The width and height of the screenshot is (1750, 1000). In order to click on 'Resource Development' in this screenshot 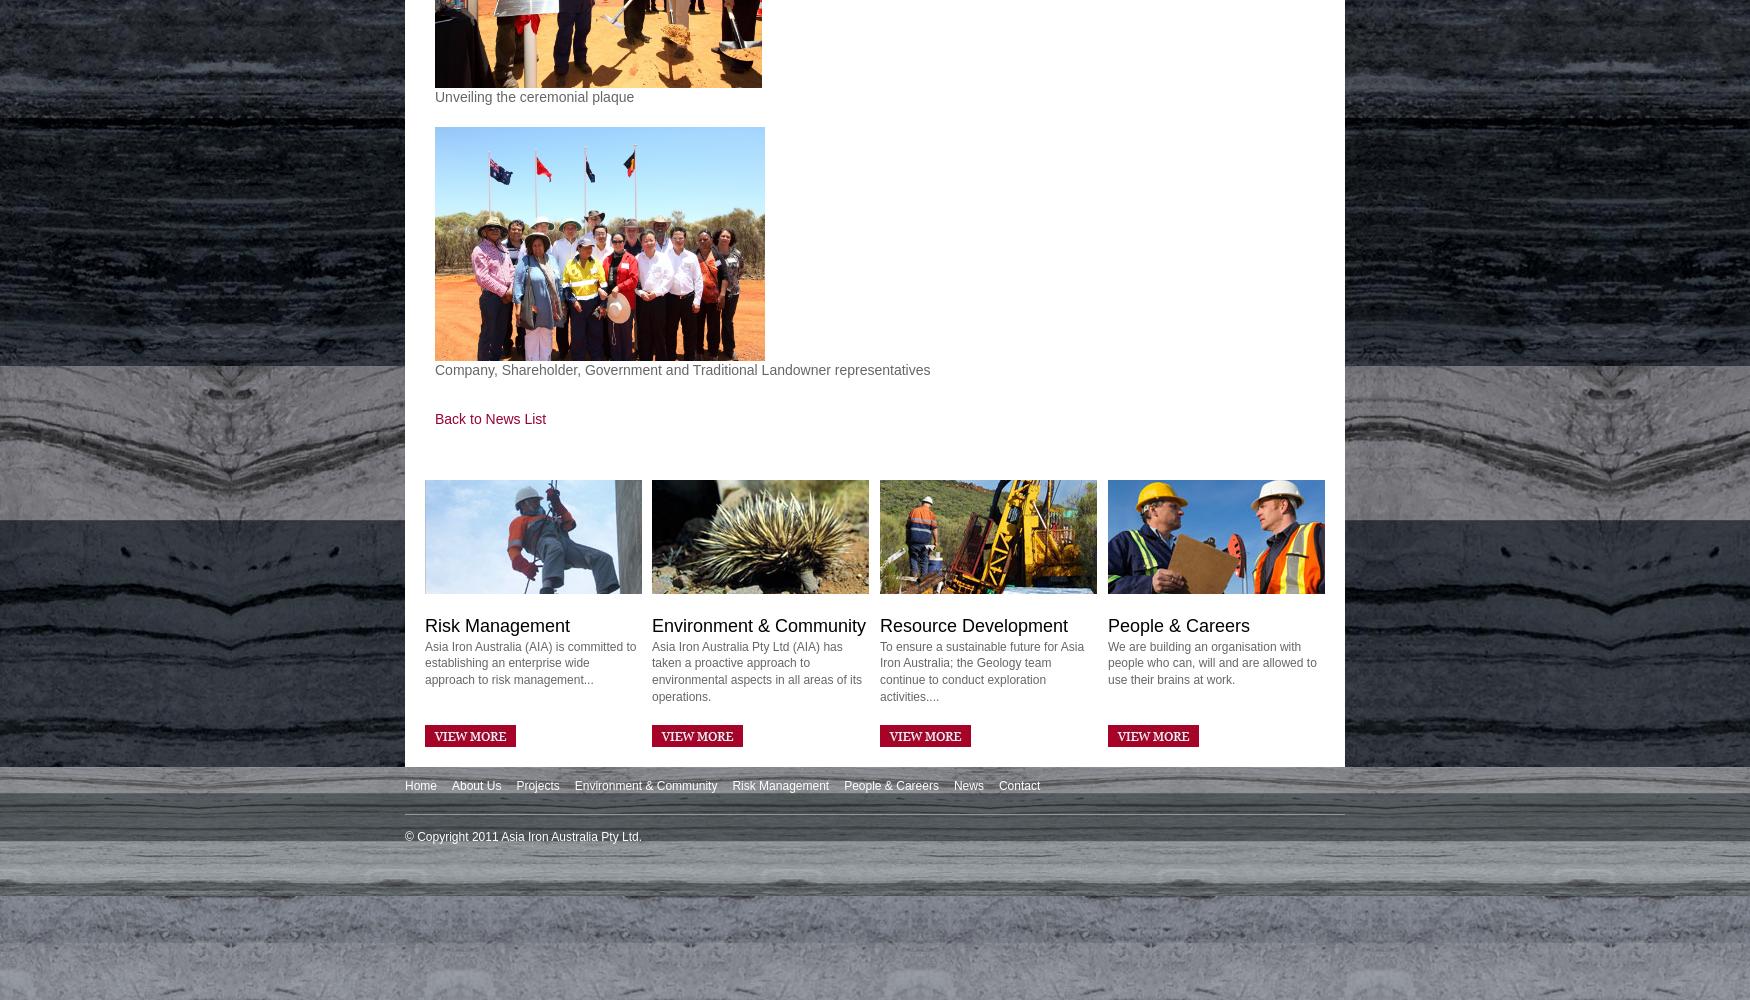, I will do `click(974, 625)`.